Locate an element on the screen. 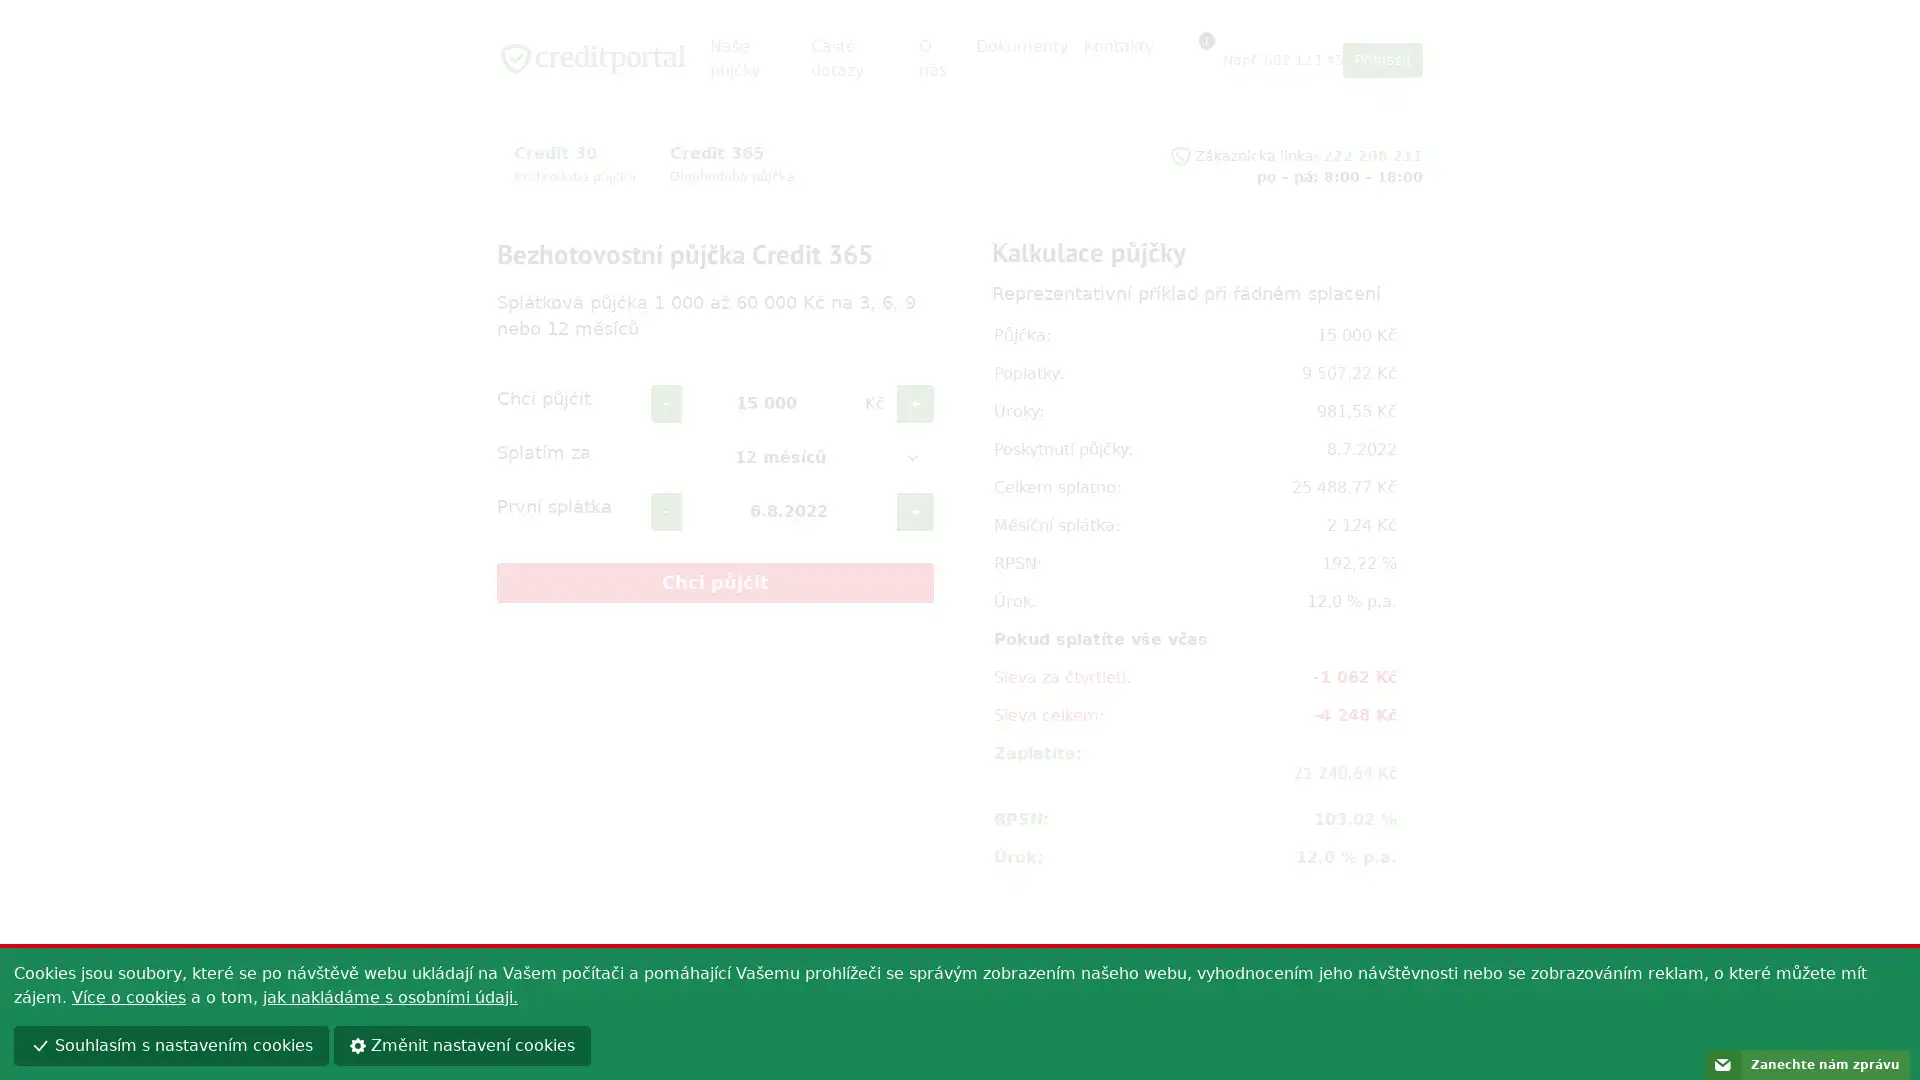  - is located at coordinates (665, 402).